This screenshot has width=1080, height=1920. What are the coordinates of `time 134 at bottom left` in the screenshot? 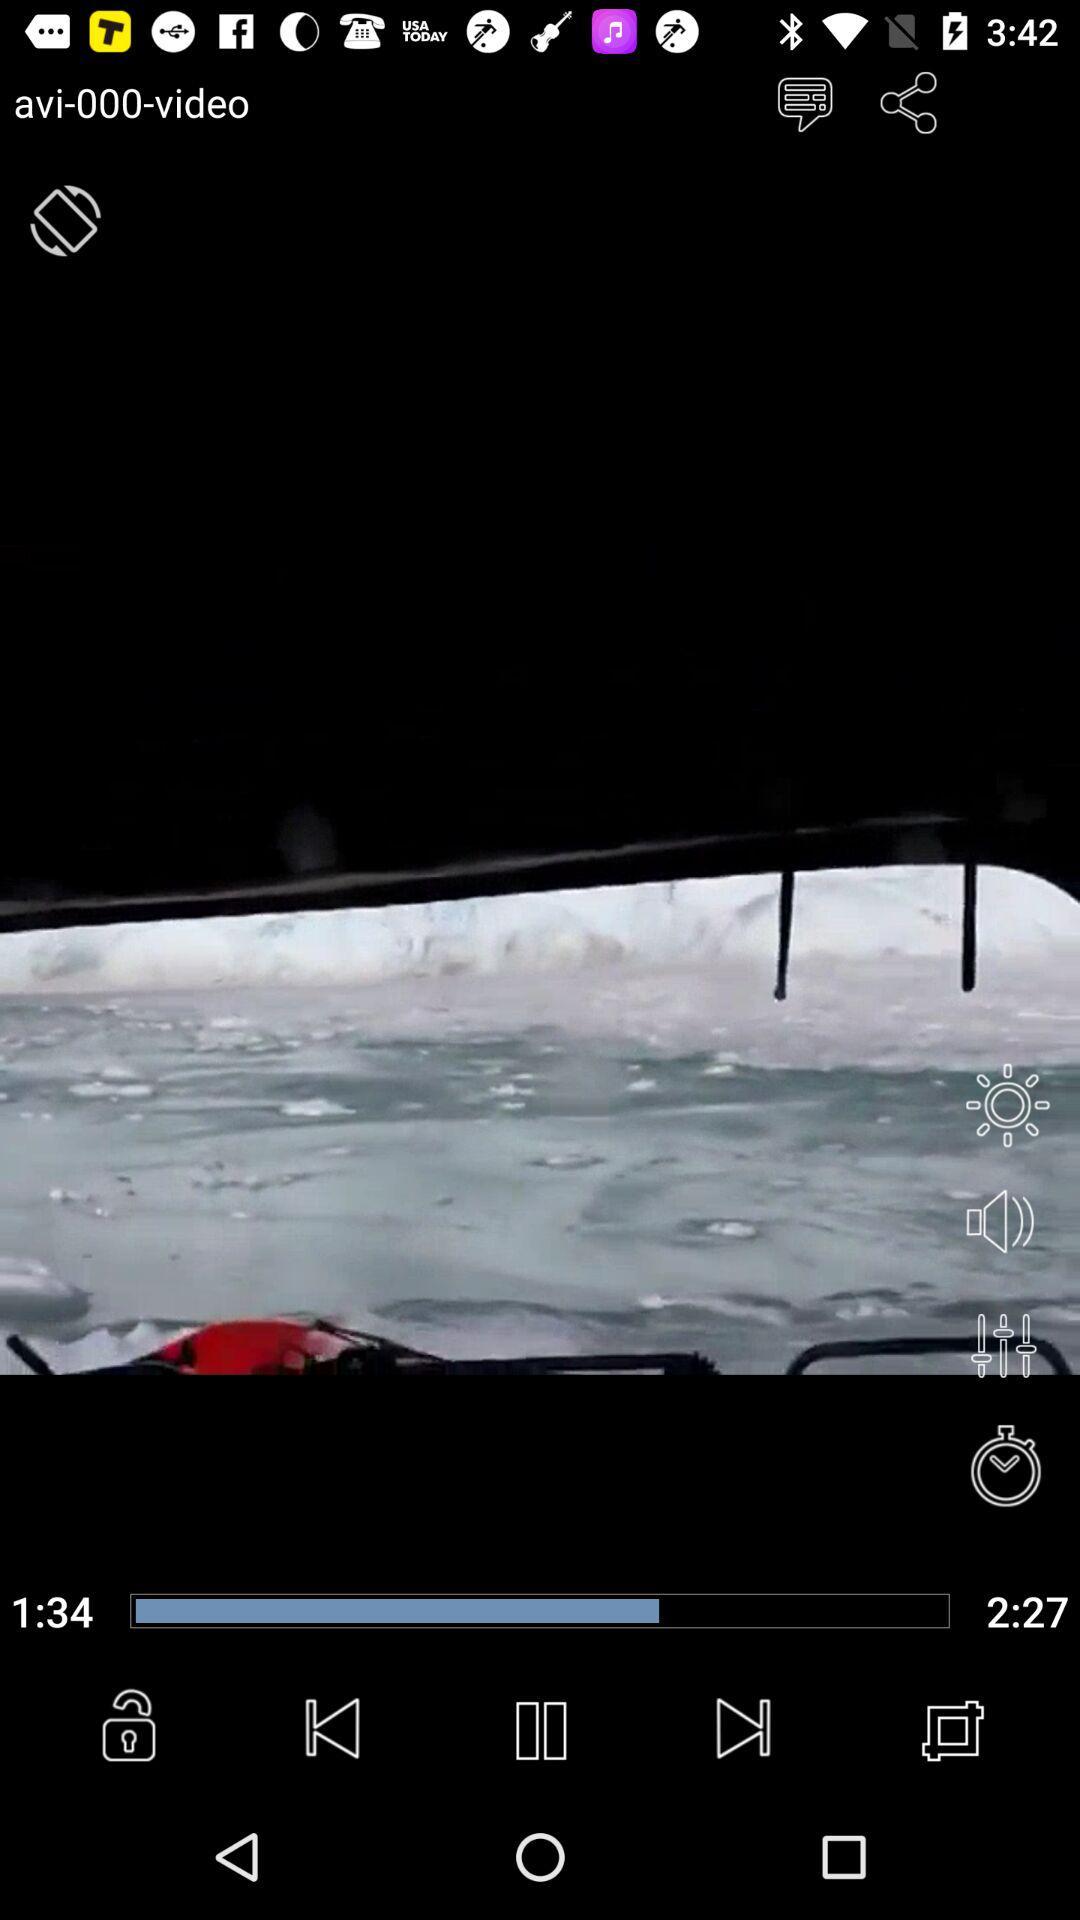 It's located at (51, 1611).